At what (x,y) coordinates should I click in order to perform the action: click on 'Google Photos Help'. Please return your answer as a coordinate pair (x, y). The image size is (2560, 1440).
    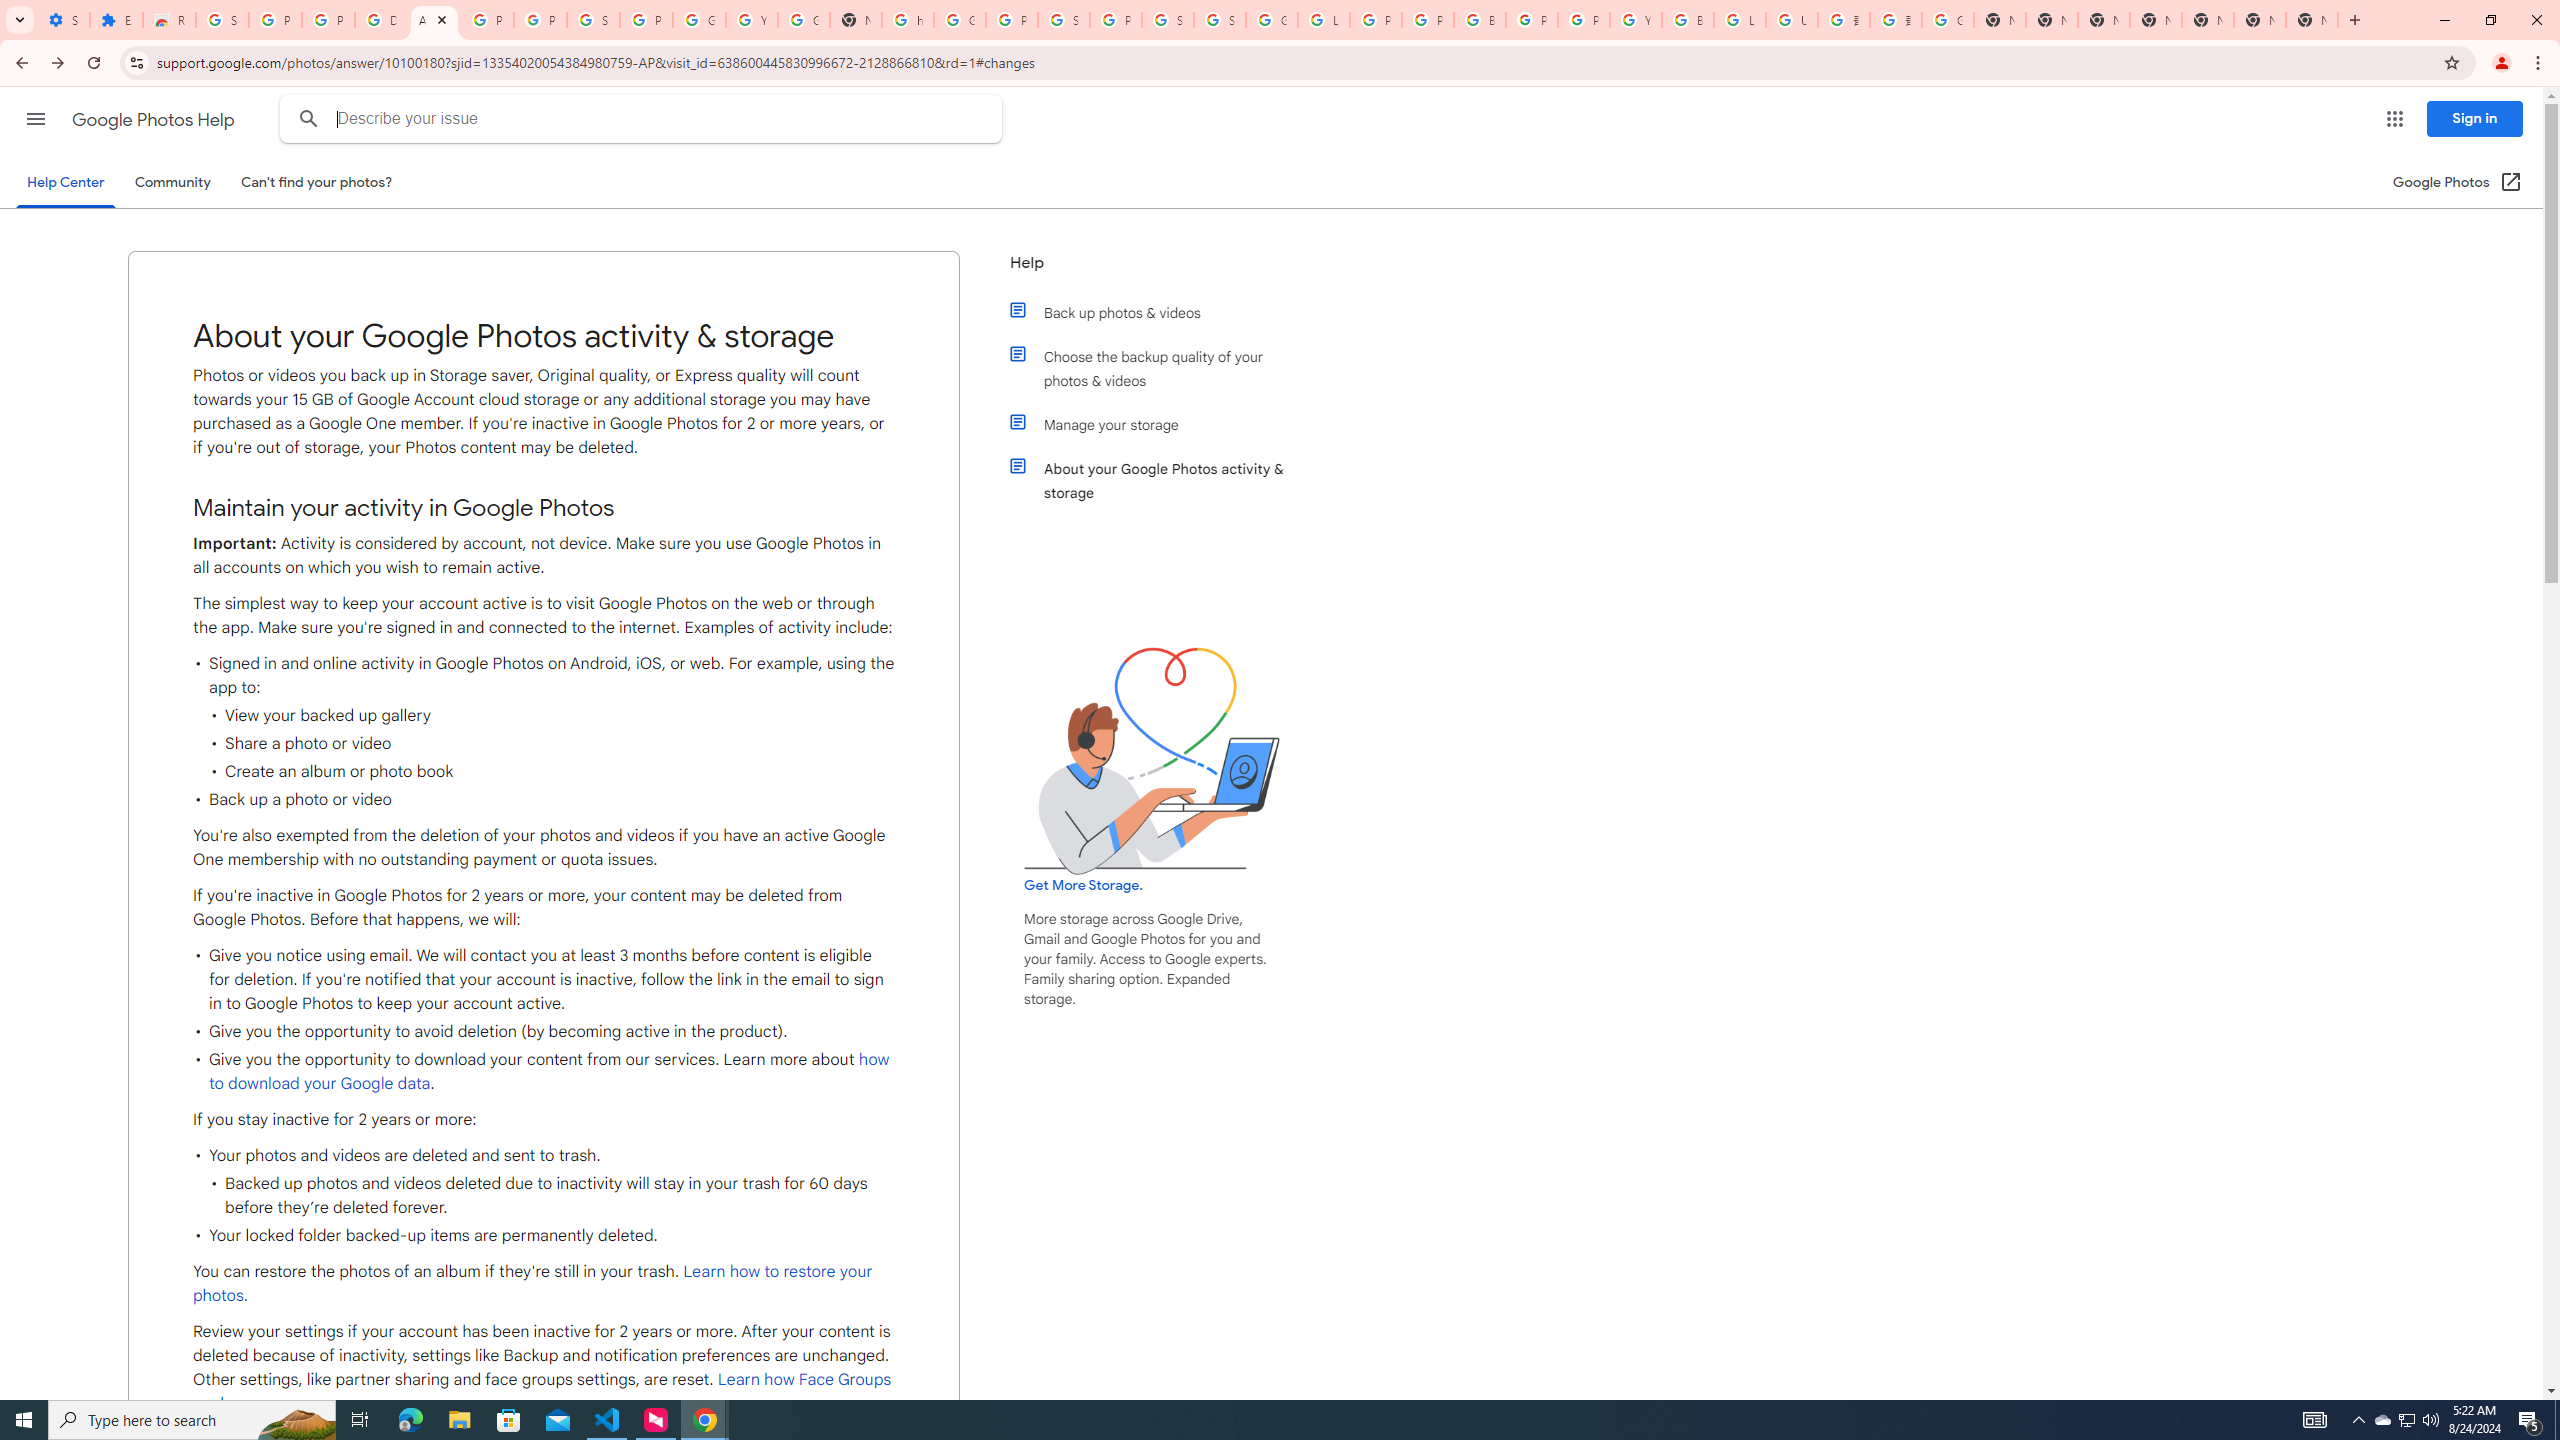
    Looking at the image, I should click on (154, 119).